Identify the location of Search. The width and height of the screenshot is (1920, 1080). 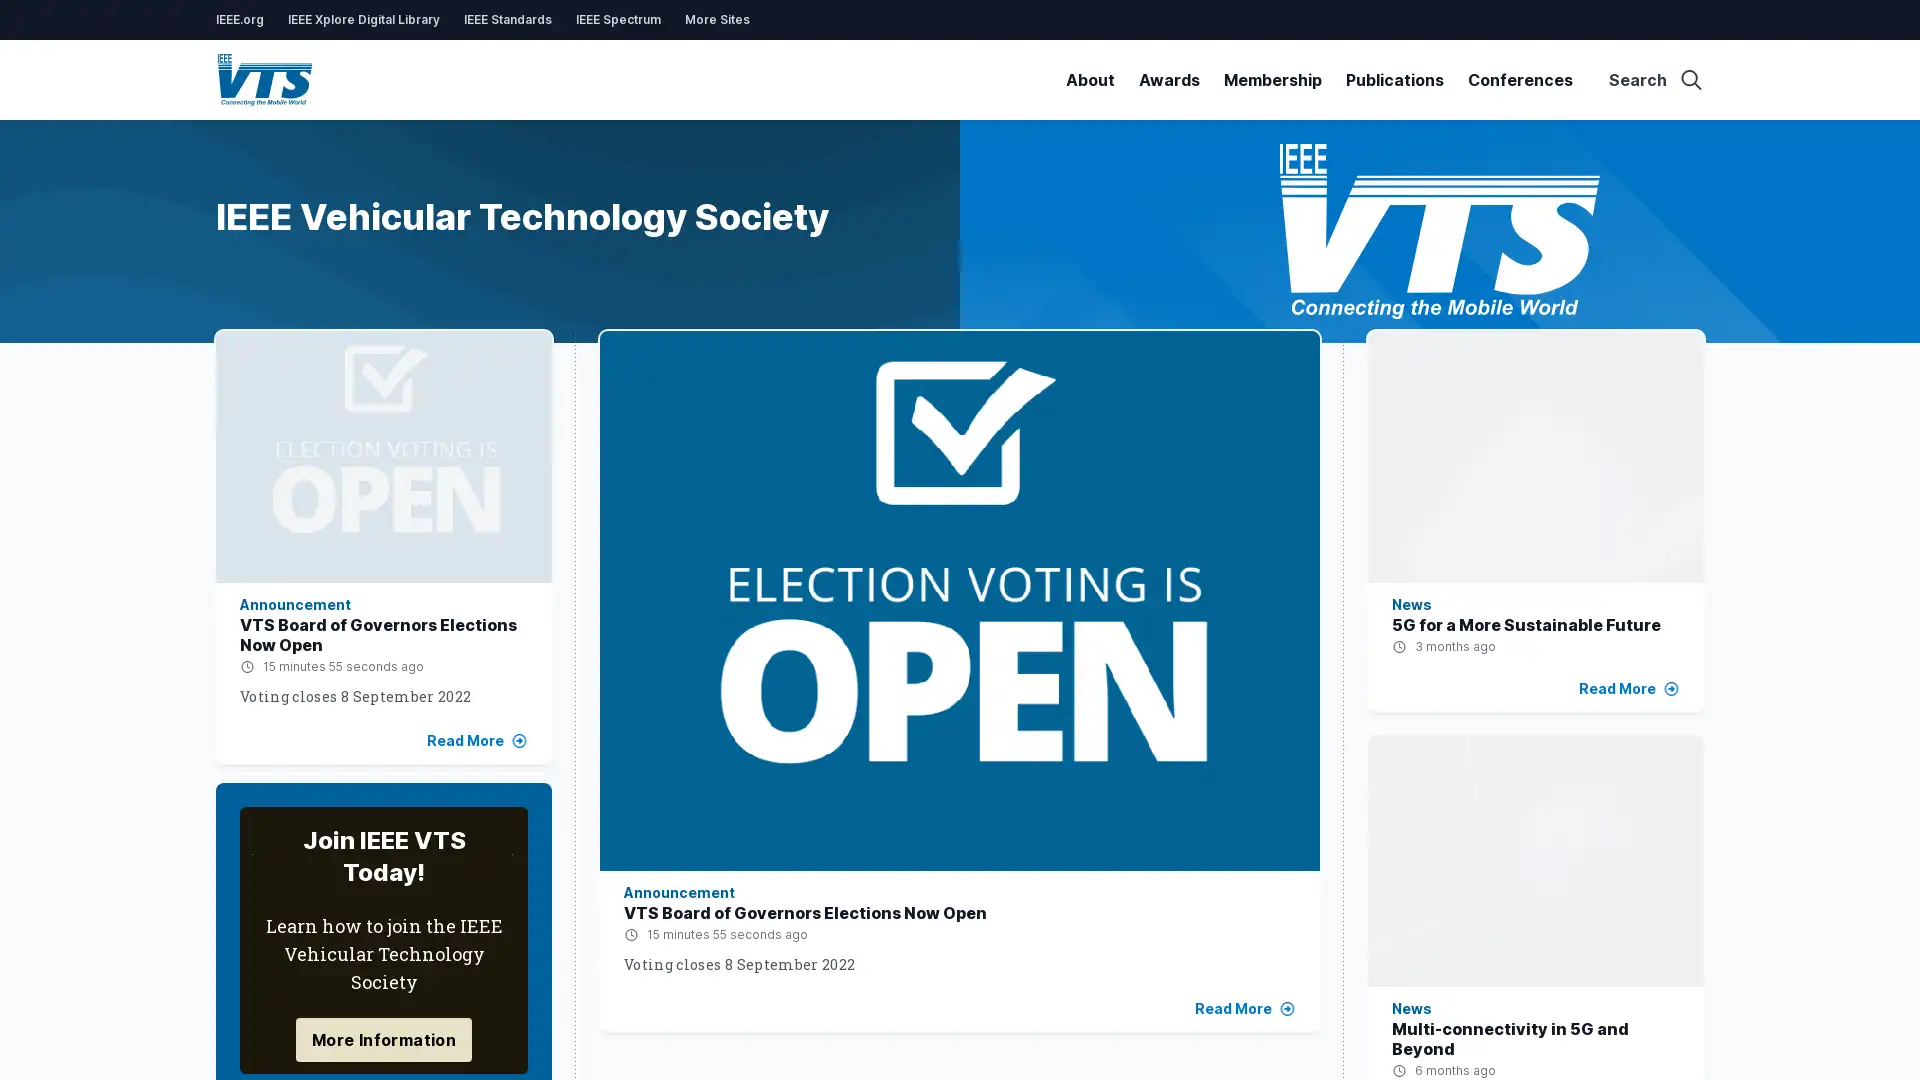
(1656, 79).